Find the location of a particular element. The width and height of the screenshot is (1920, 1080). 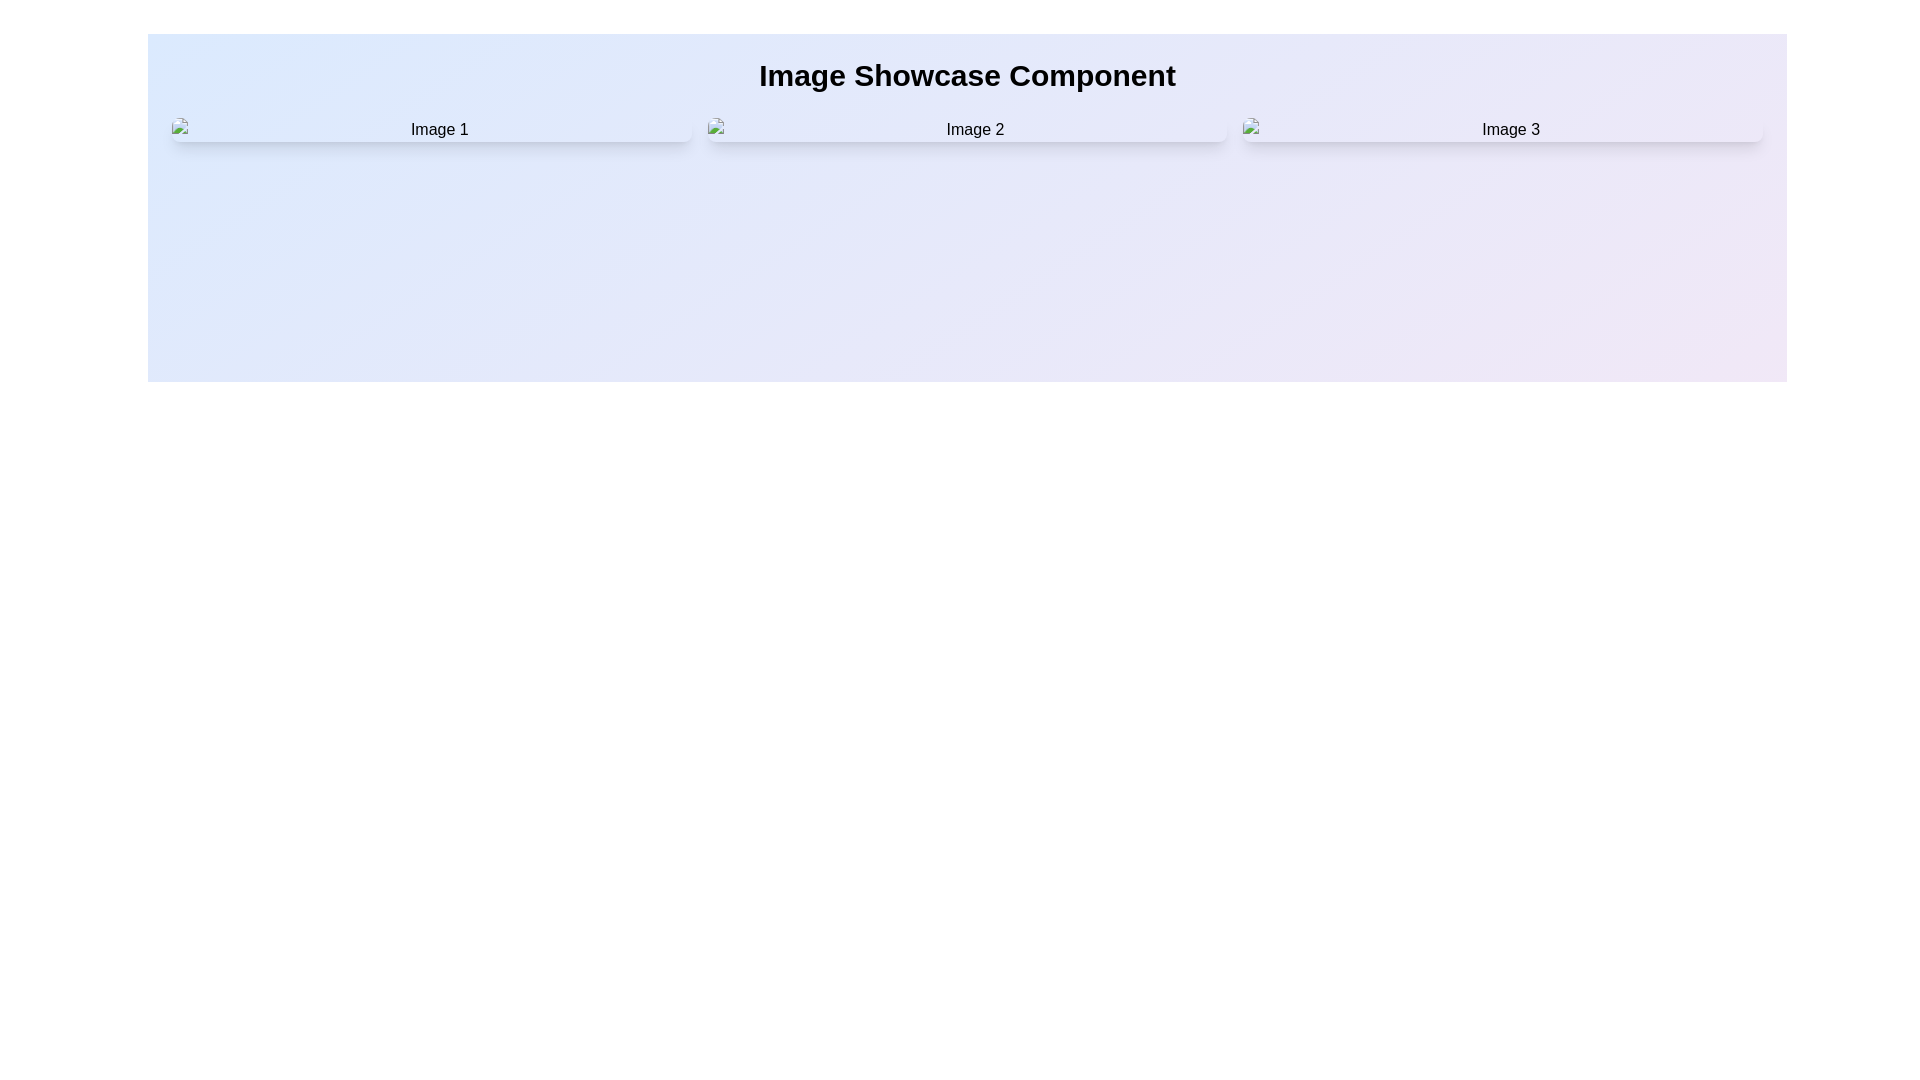

the Grid layout element that showcases three distinct items or images, located below the header titled 'Image Showcase Component' is located at coordinates (967, 130).